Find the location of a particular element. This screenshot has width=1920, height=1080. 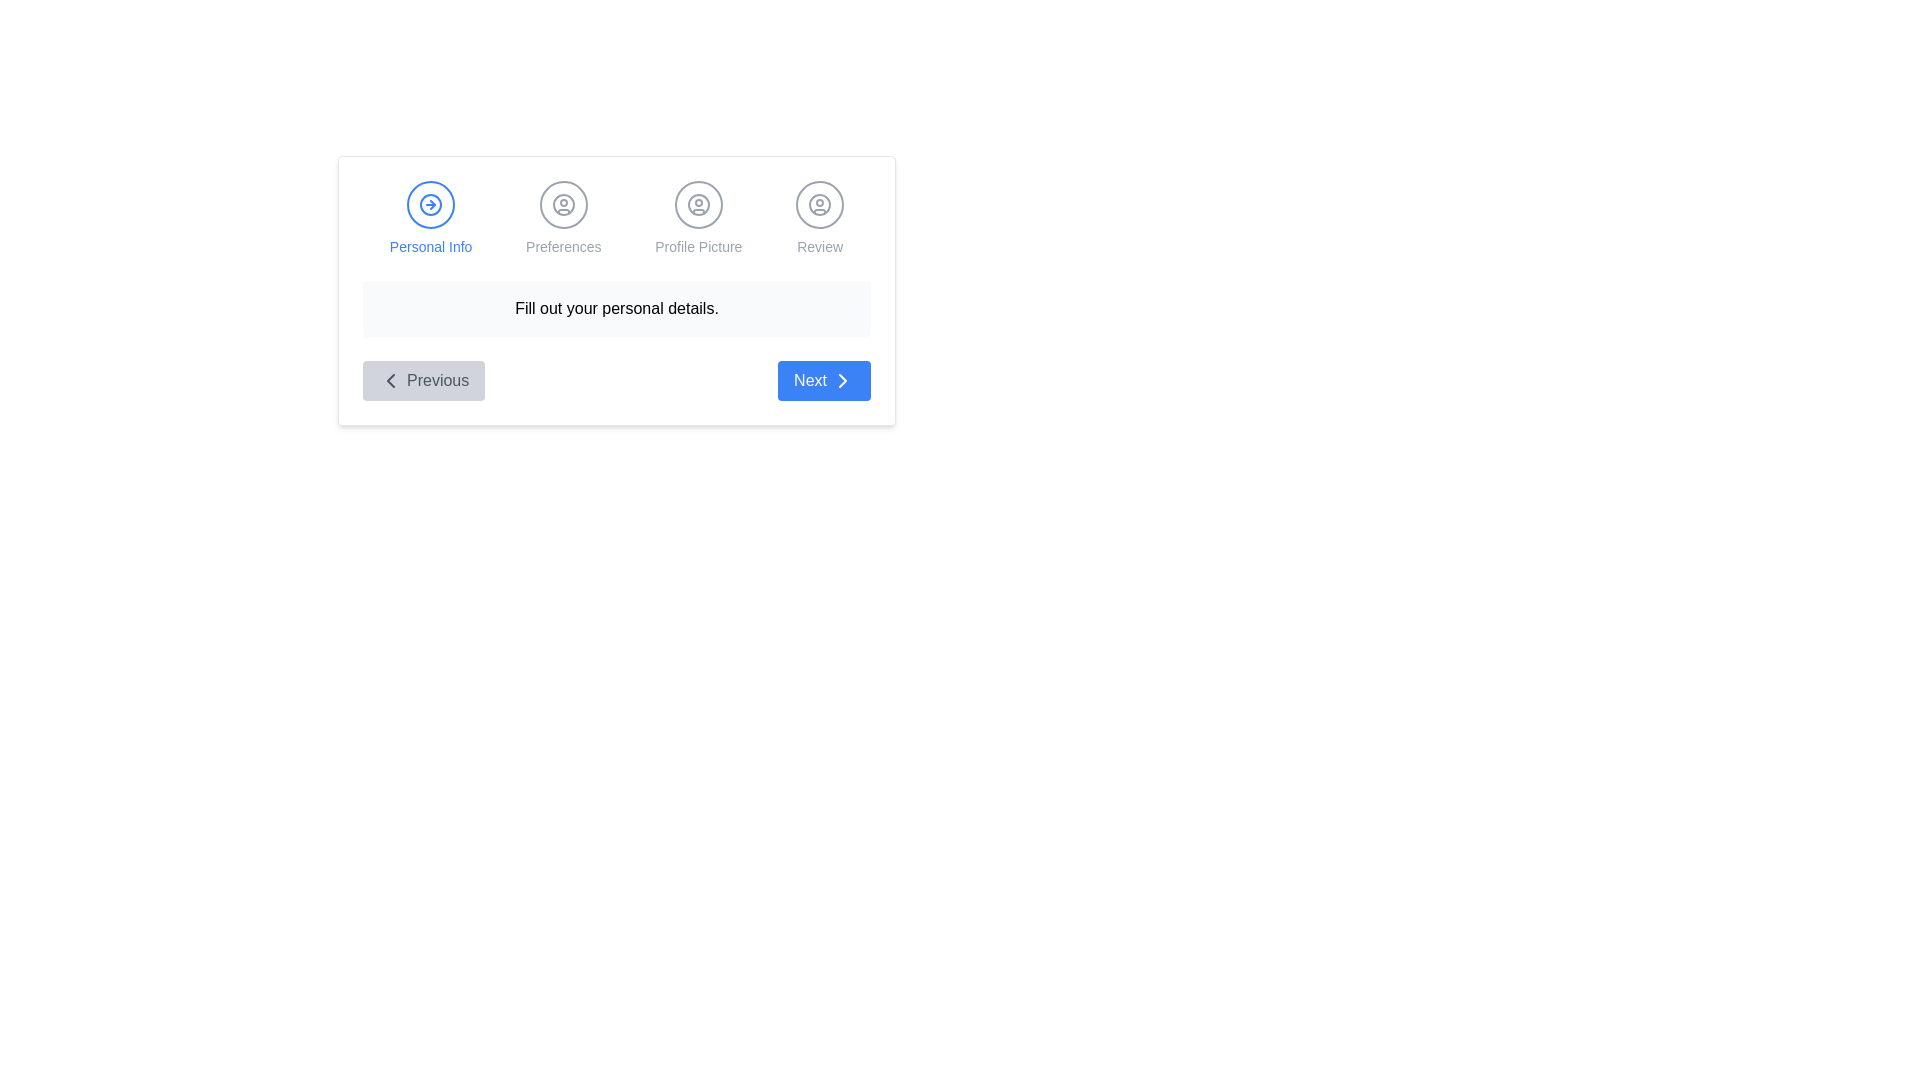

the 'Personal Info' step icon located within the circular navigation button at the top section of the interface is located at coordinates (430, 204).